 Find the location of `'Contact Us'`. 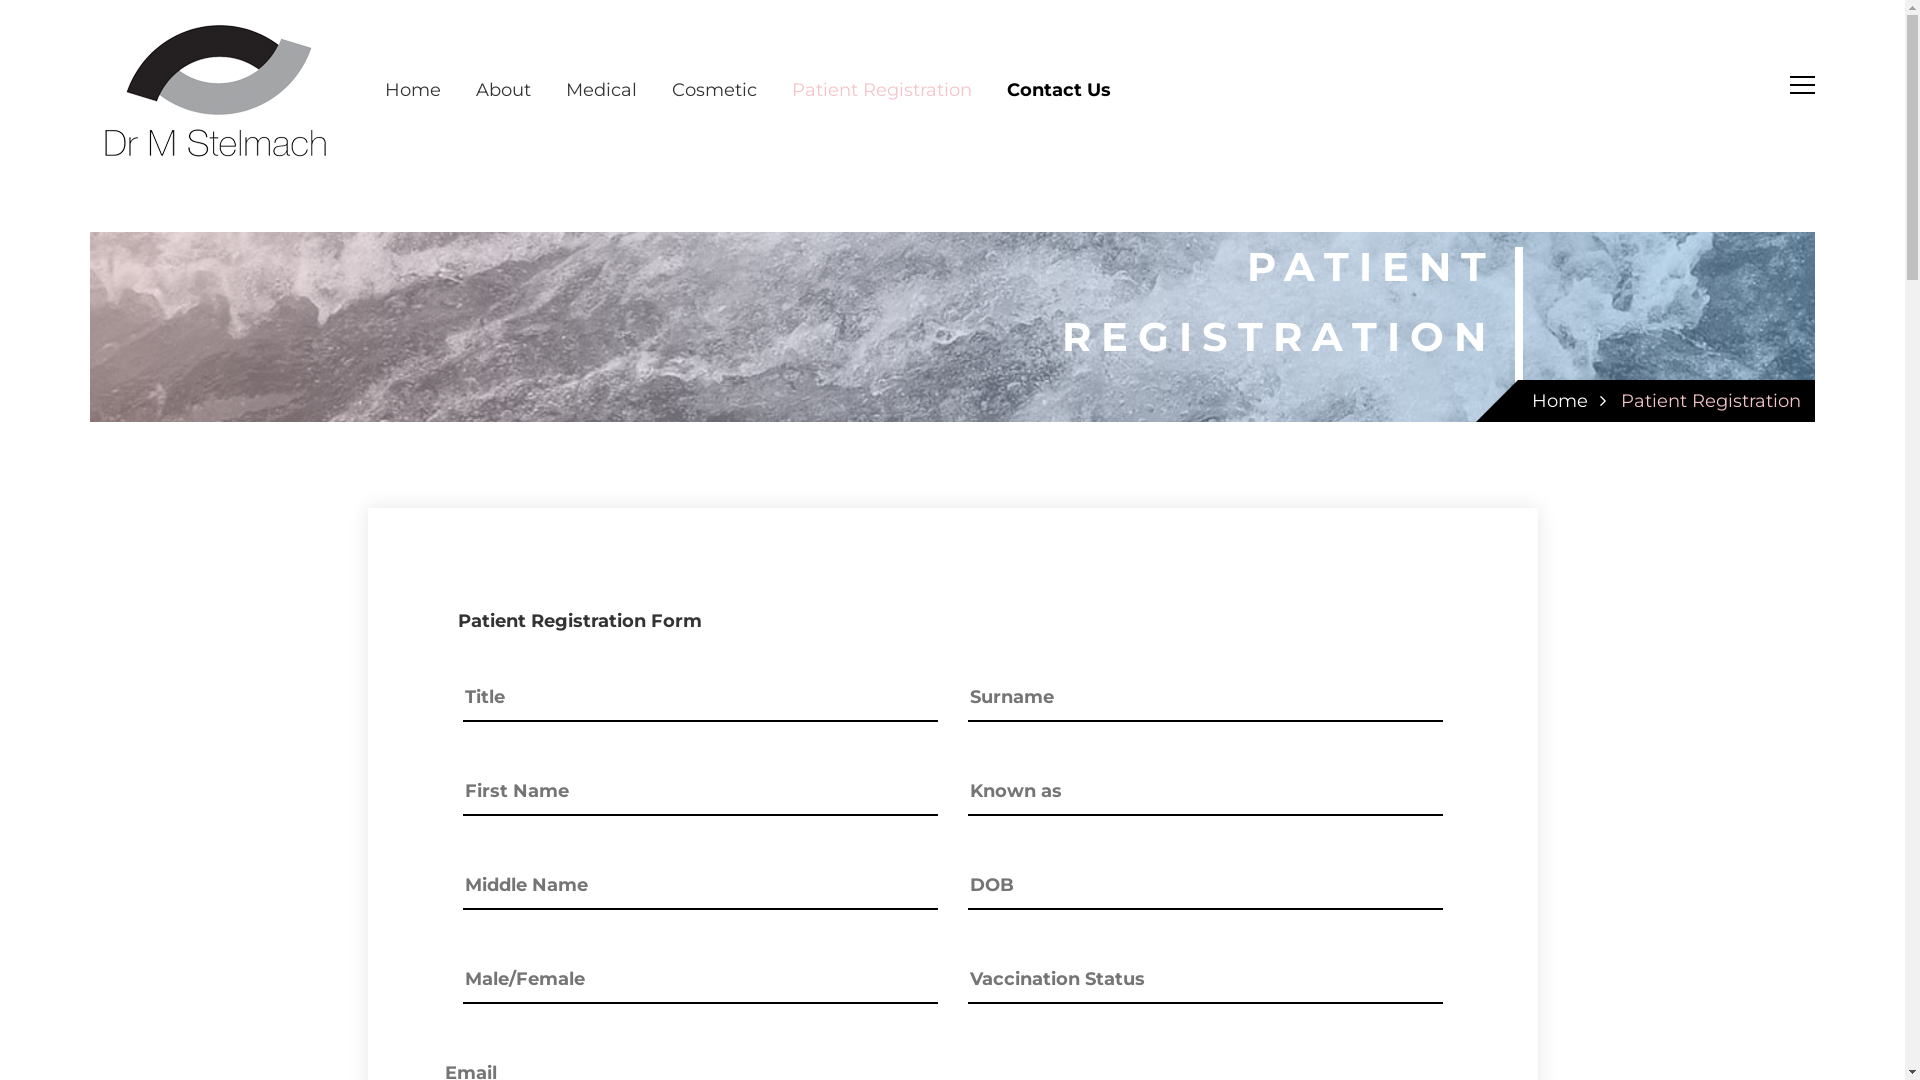

'Contact Us' is located at coordinates (1058, 88).